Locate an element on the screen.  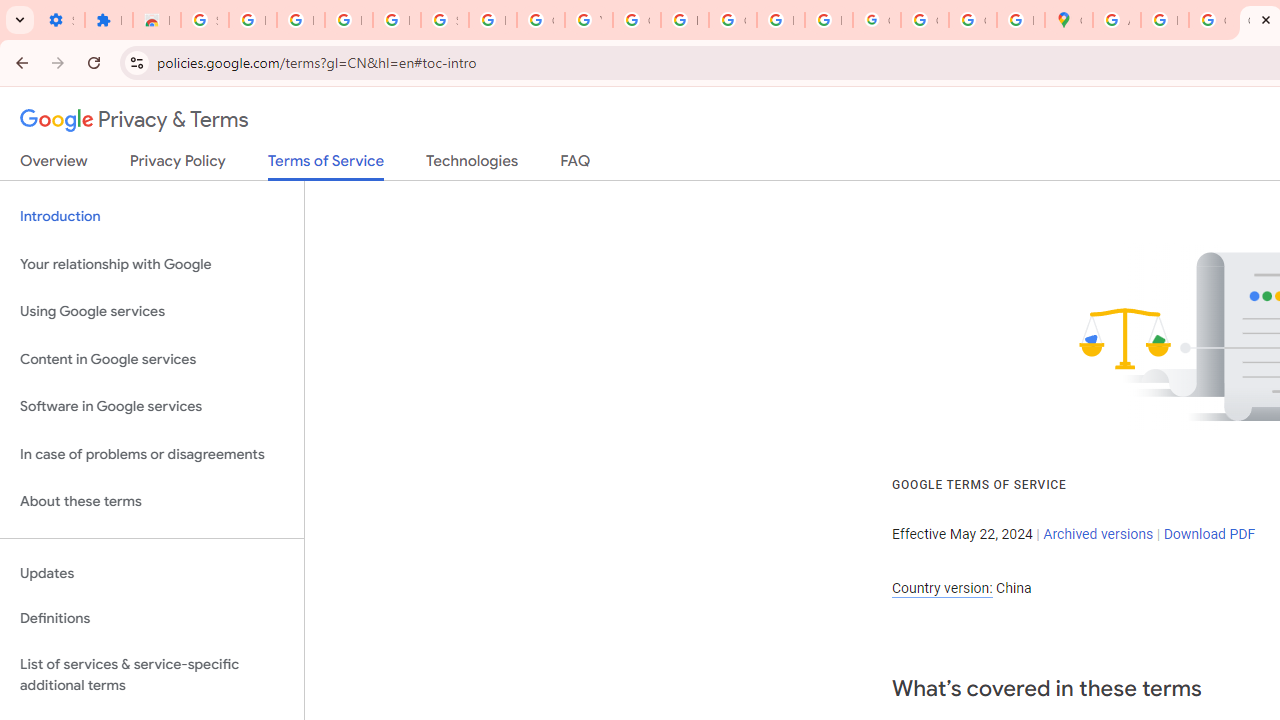
'Google Account' is located at coordinates (540, 20).